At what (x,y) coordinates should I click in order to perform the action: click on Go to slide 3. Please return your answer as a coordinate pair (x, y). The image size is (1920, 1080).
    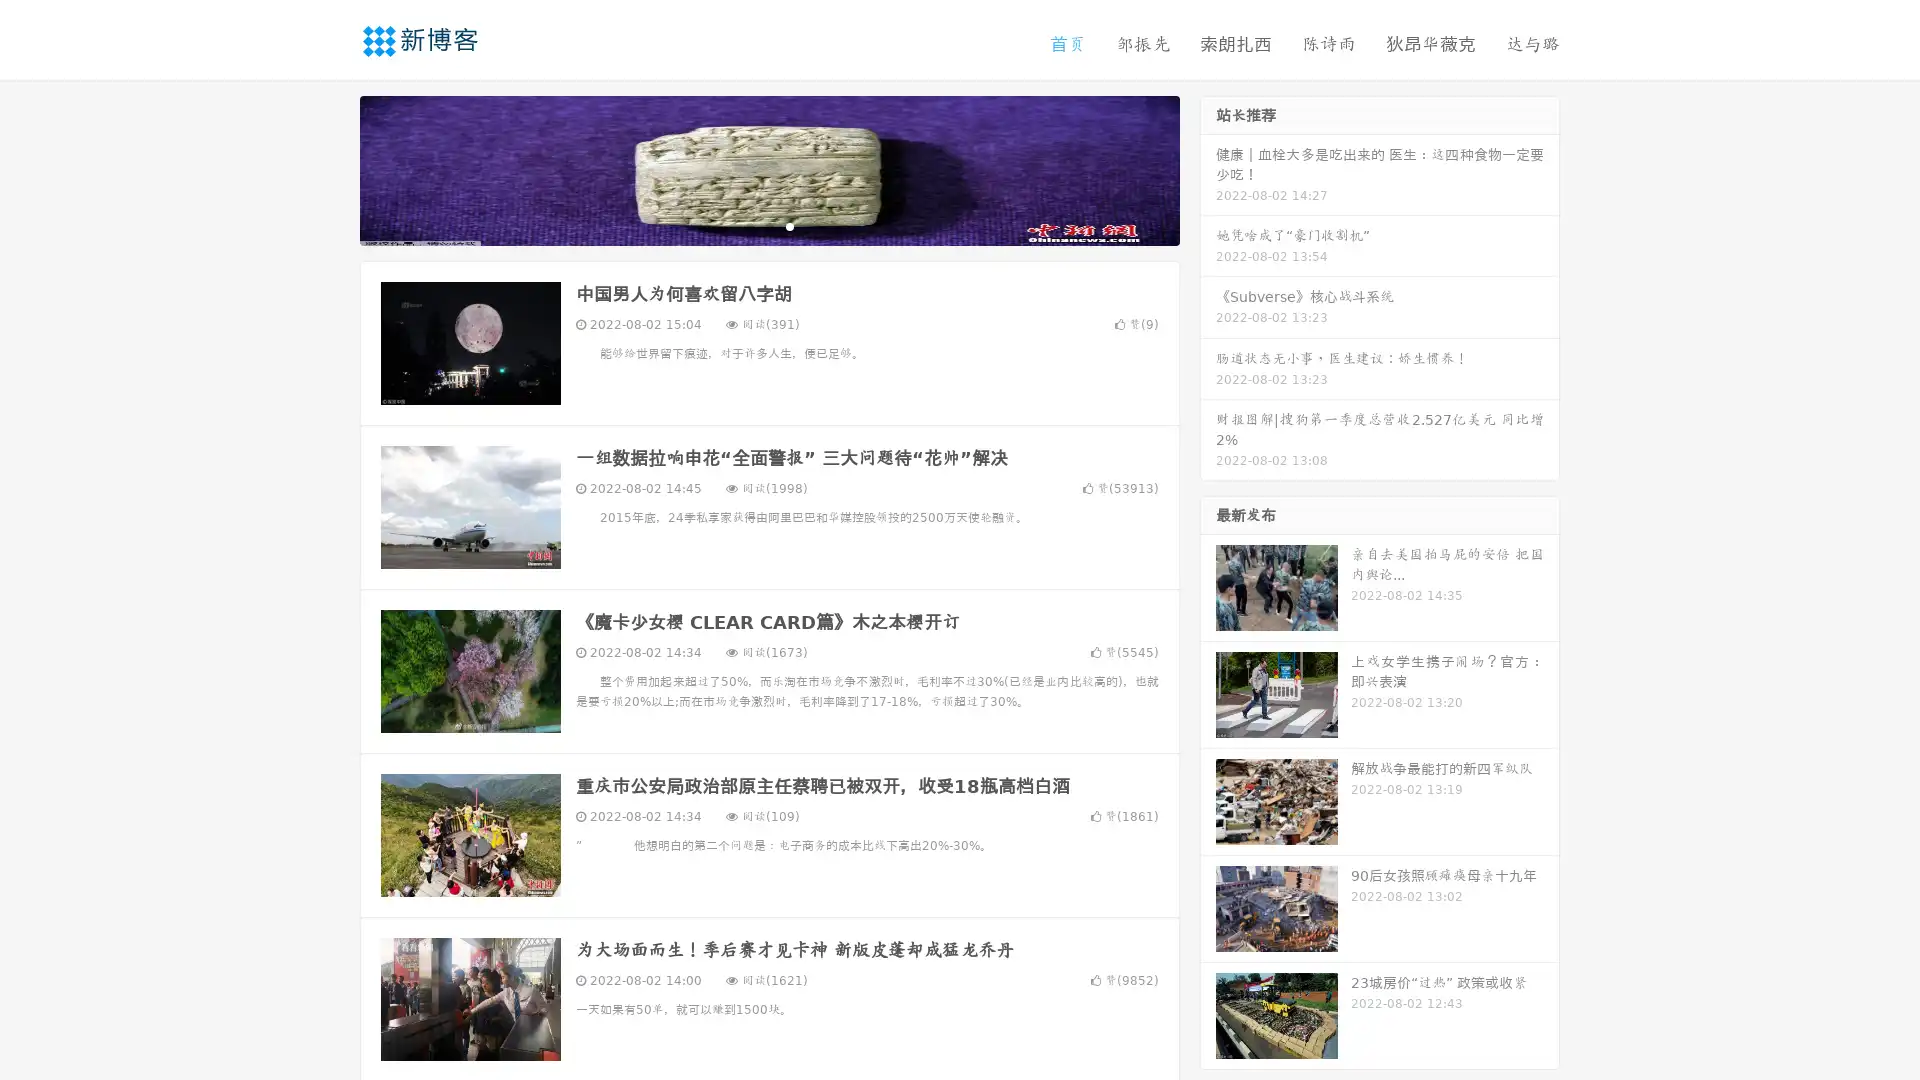
    Looking at the image, I should click on (789, 225).